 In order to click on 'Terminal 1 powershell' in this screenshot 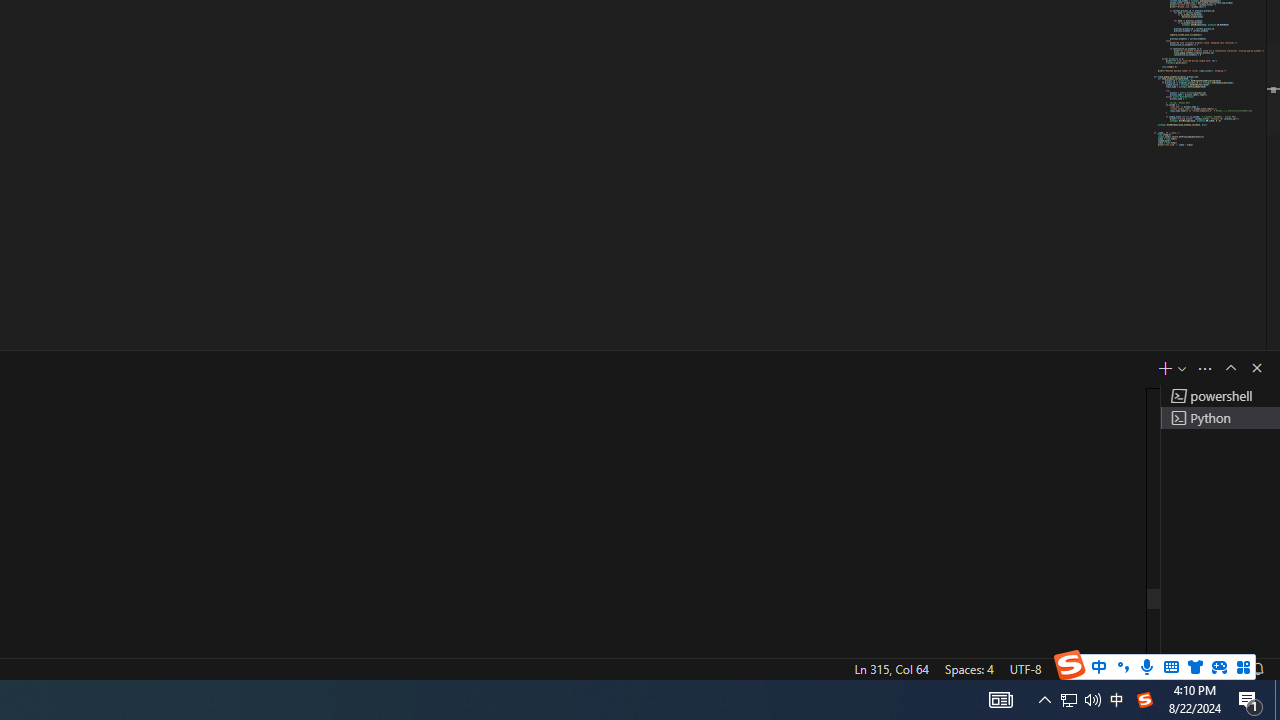, I will do `click(1219, 396)`.